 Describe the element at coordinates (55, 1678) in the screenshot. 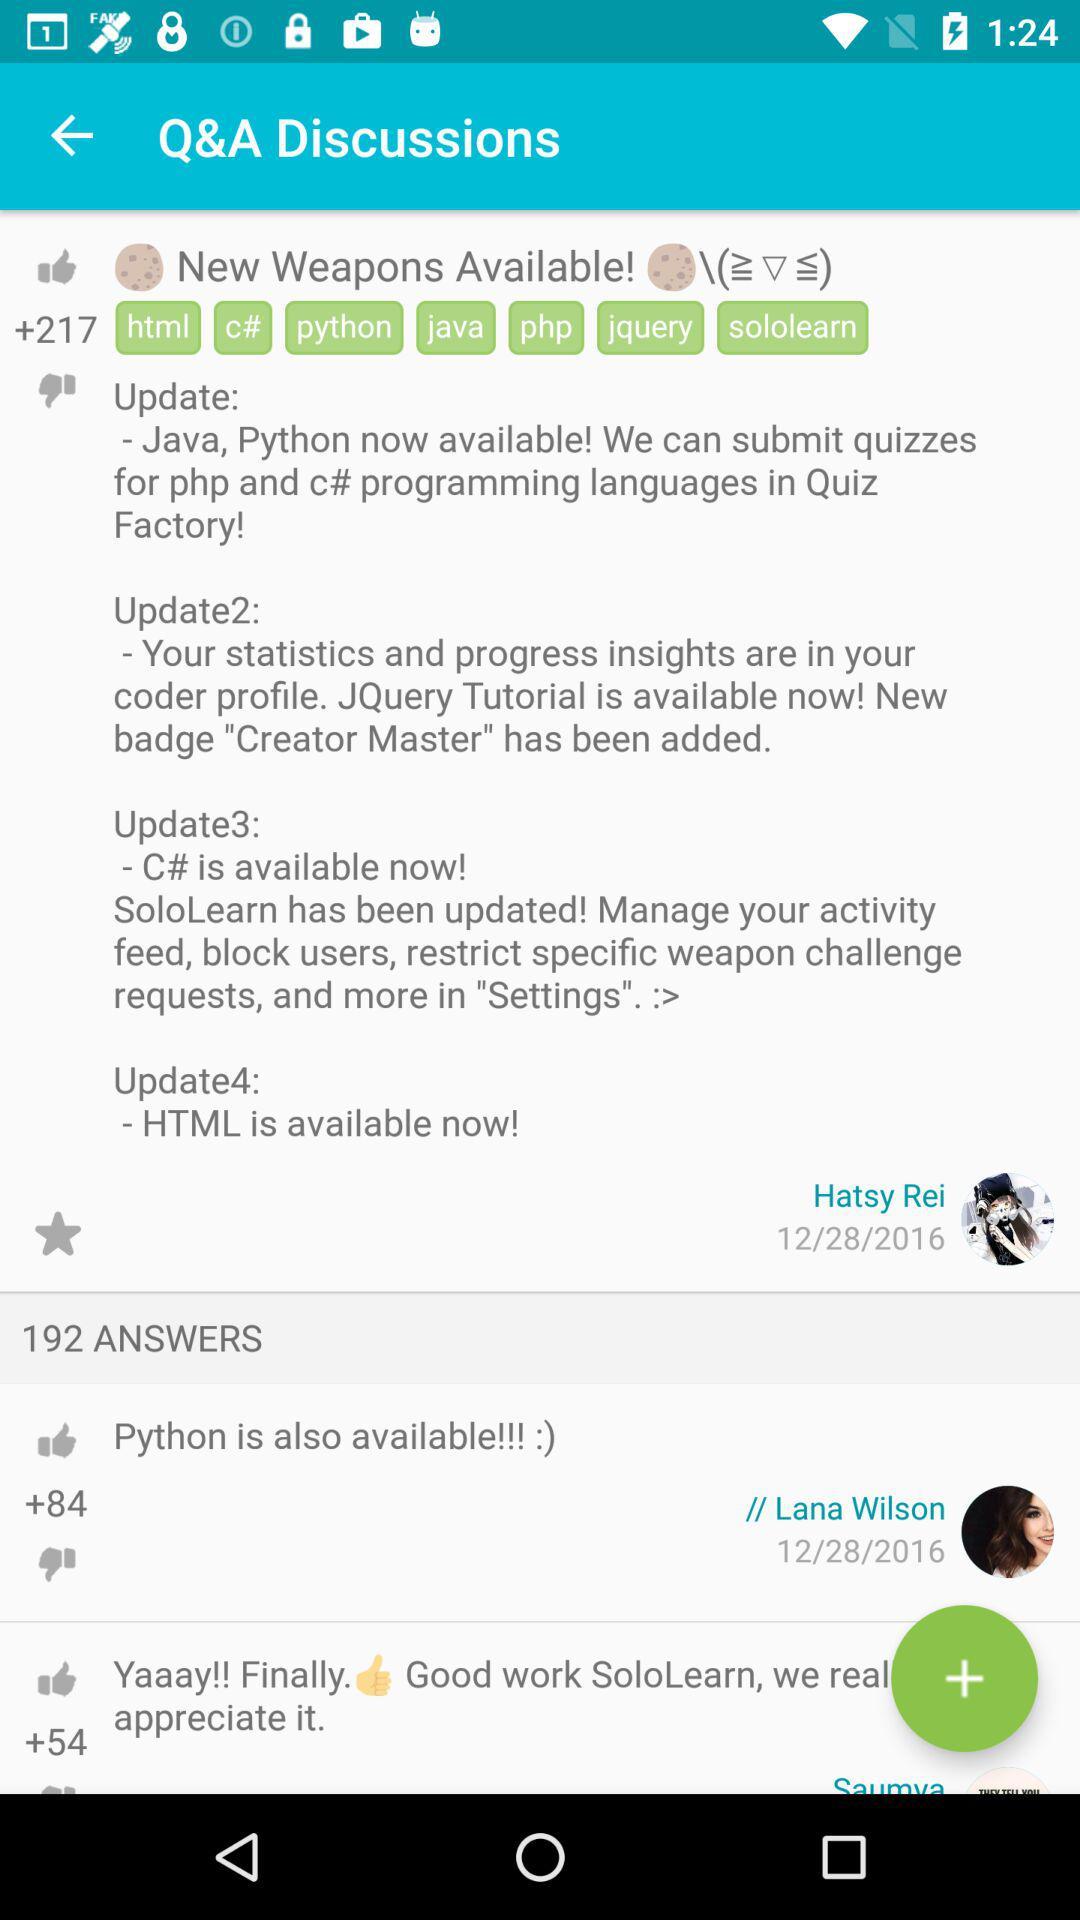

I see `thumbs up or like` at that location.